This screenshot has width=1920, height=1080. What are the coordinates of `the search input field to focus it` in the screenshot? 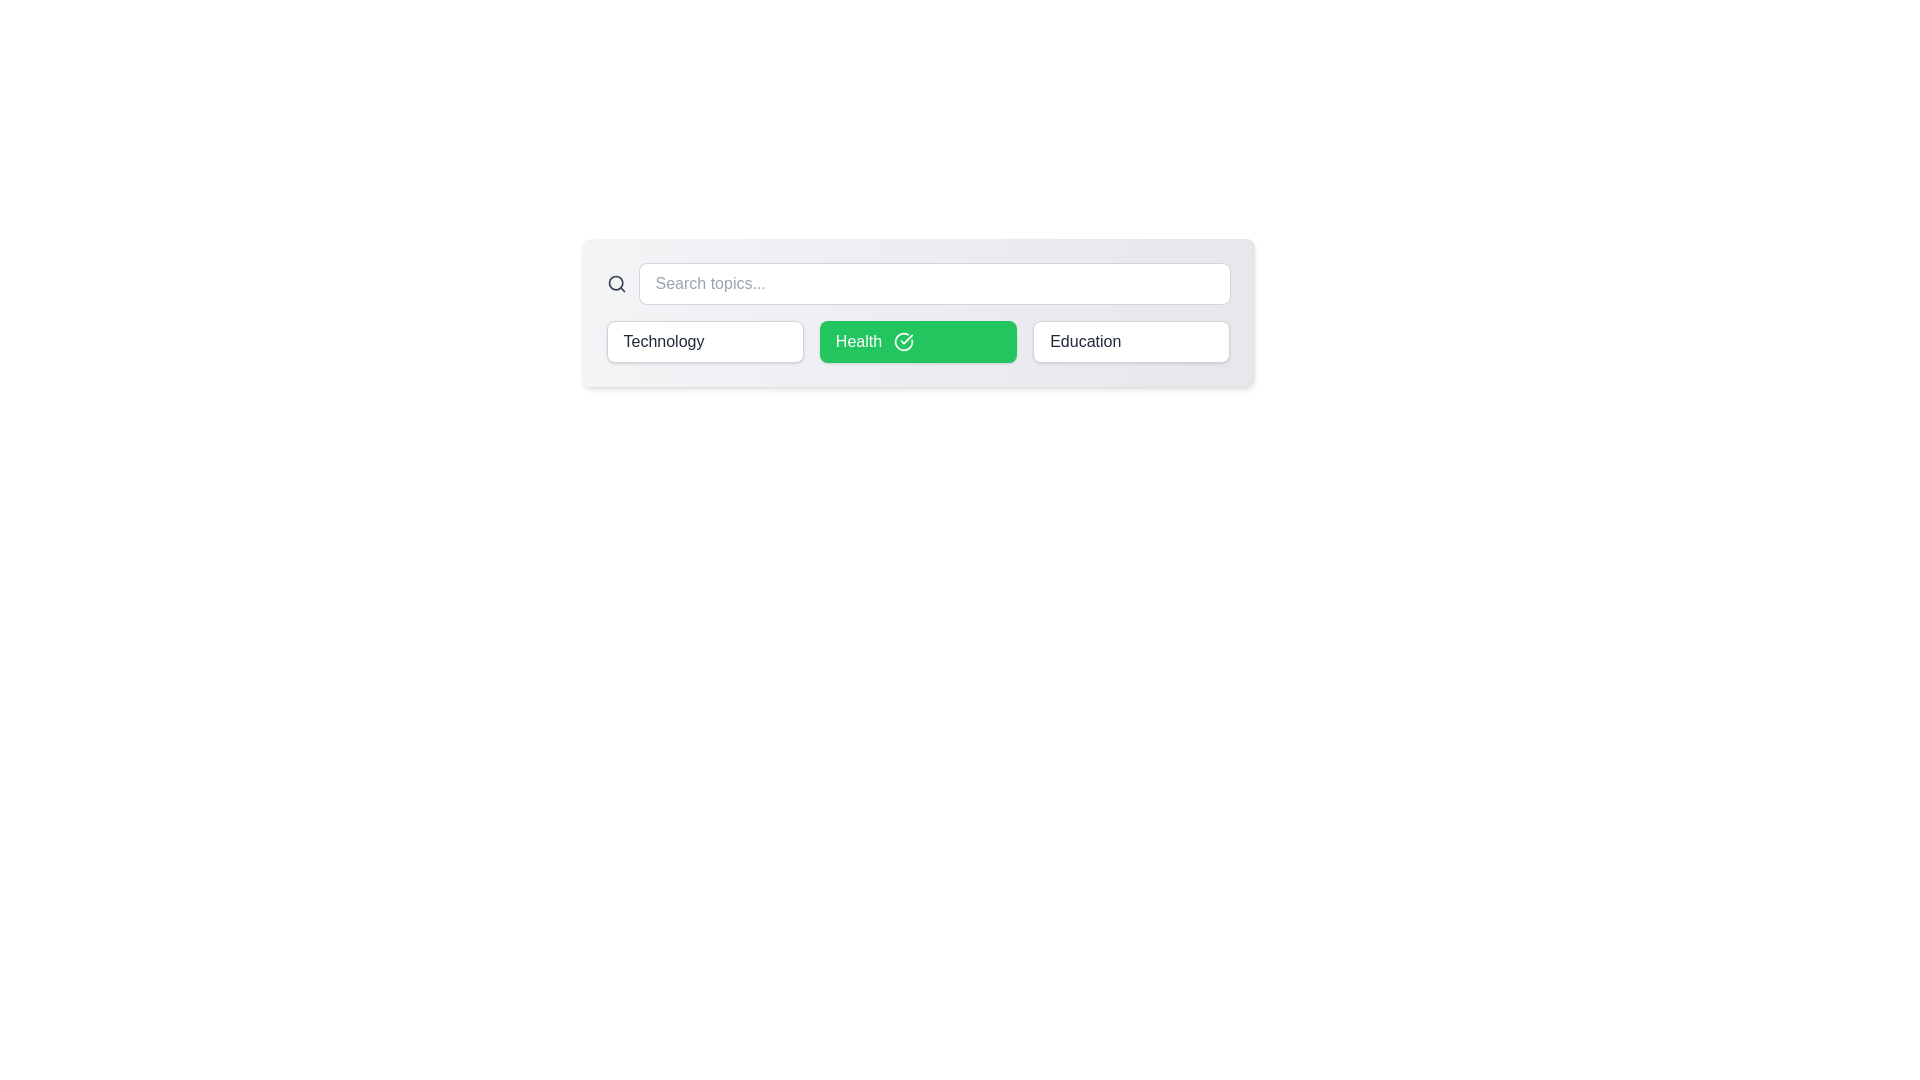 It's located at (933, 284).